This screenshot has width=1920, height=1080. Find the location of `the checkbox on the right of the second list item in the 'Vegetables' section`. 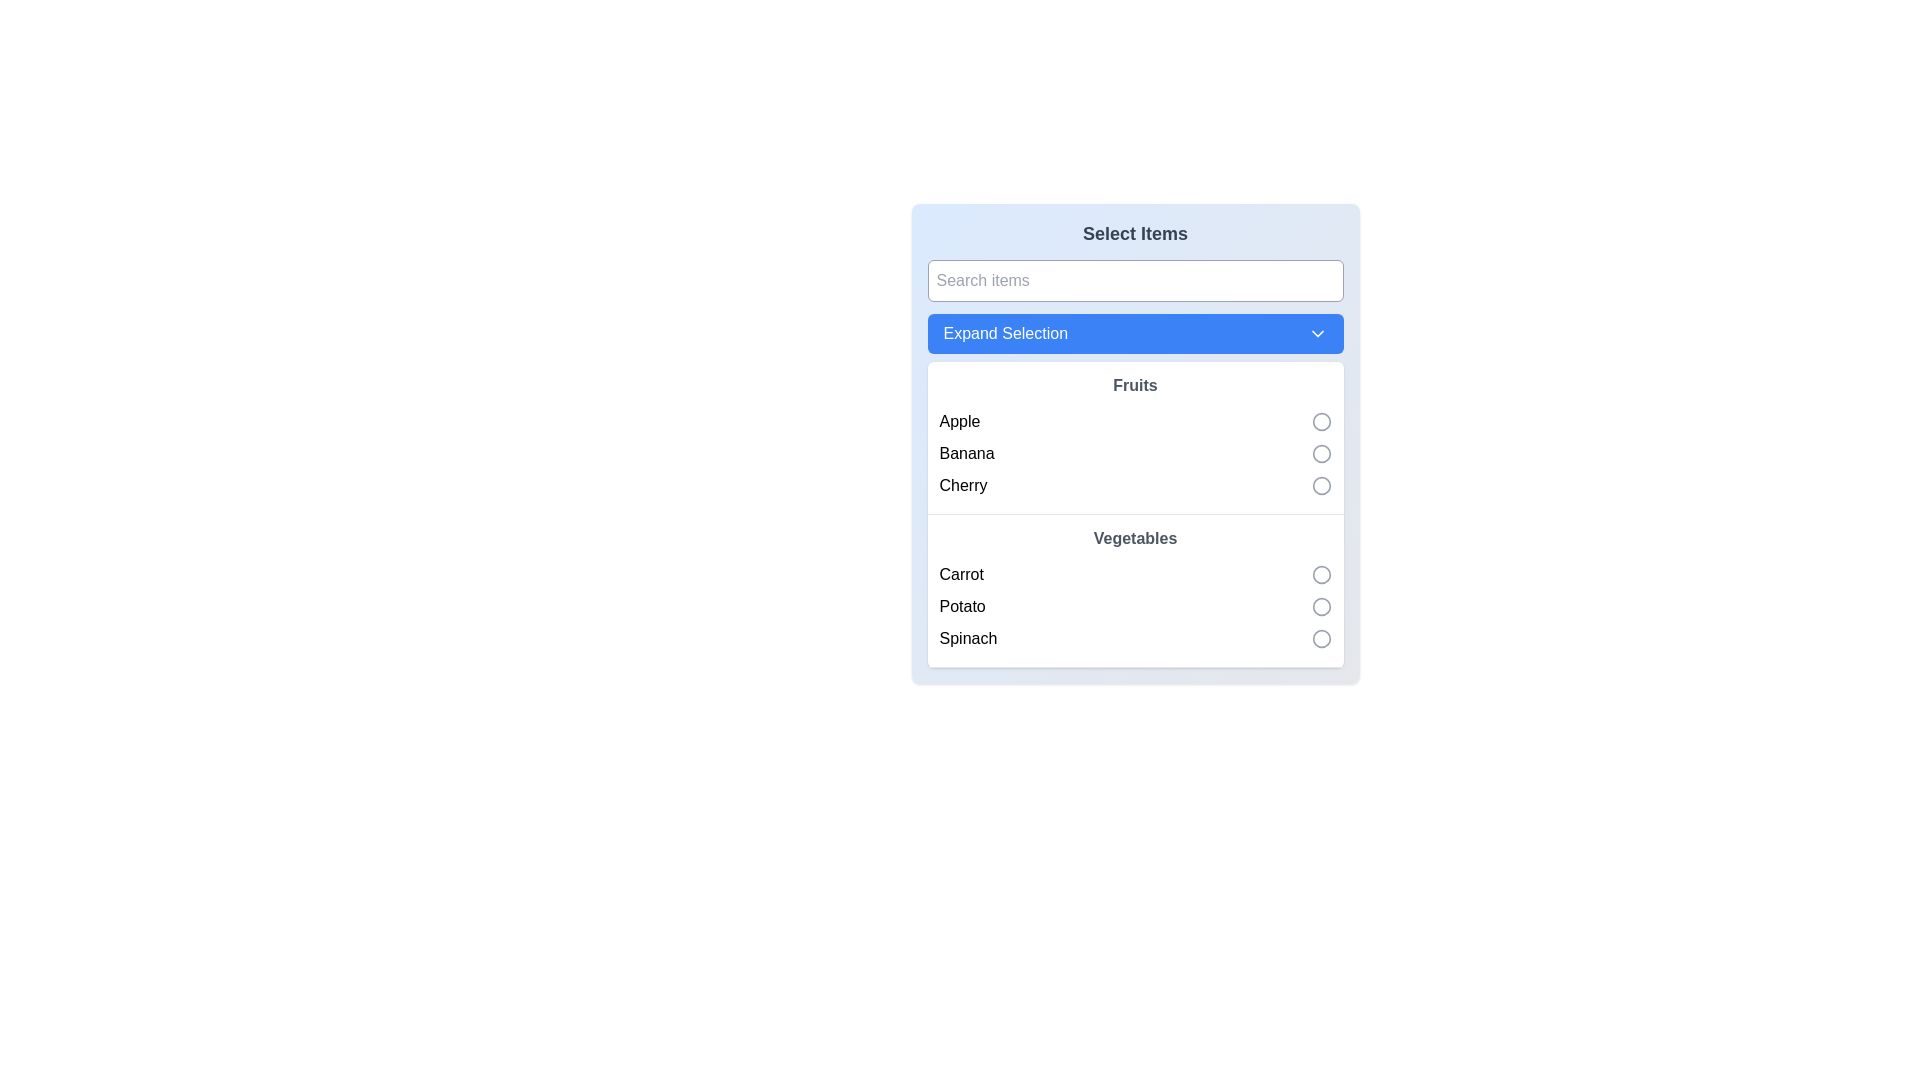

the checkbox on the right of the second list item in the 'Vegetables' section is located at coordinates (1135, 605).